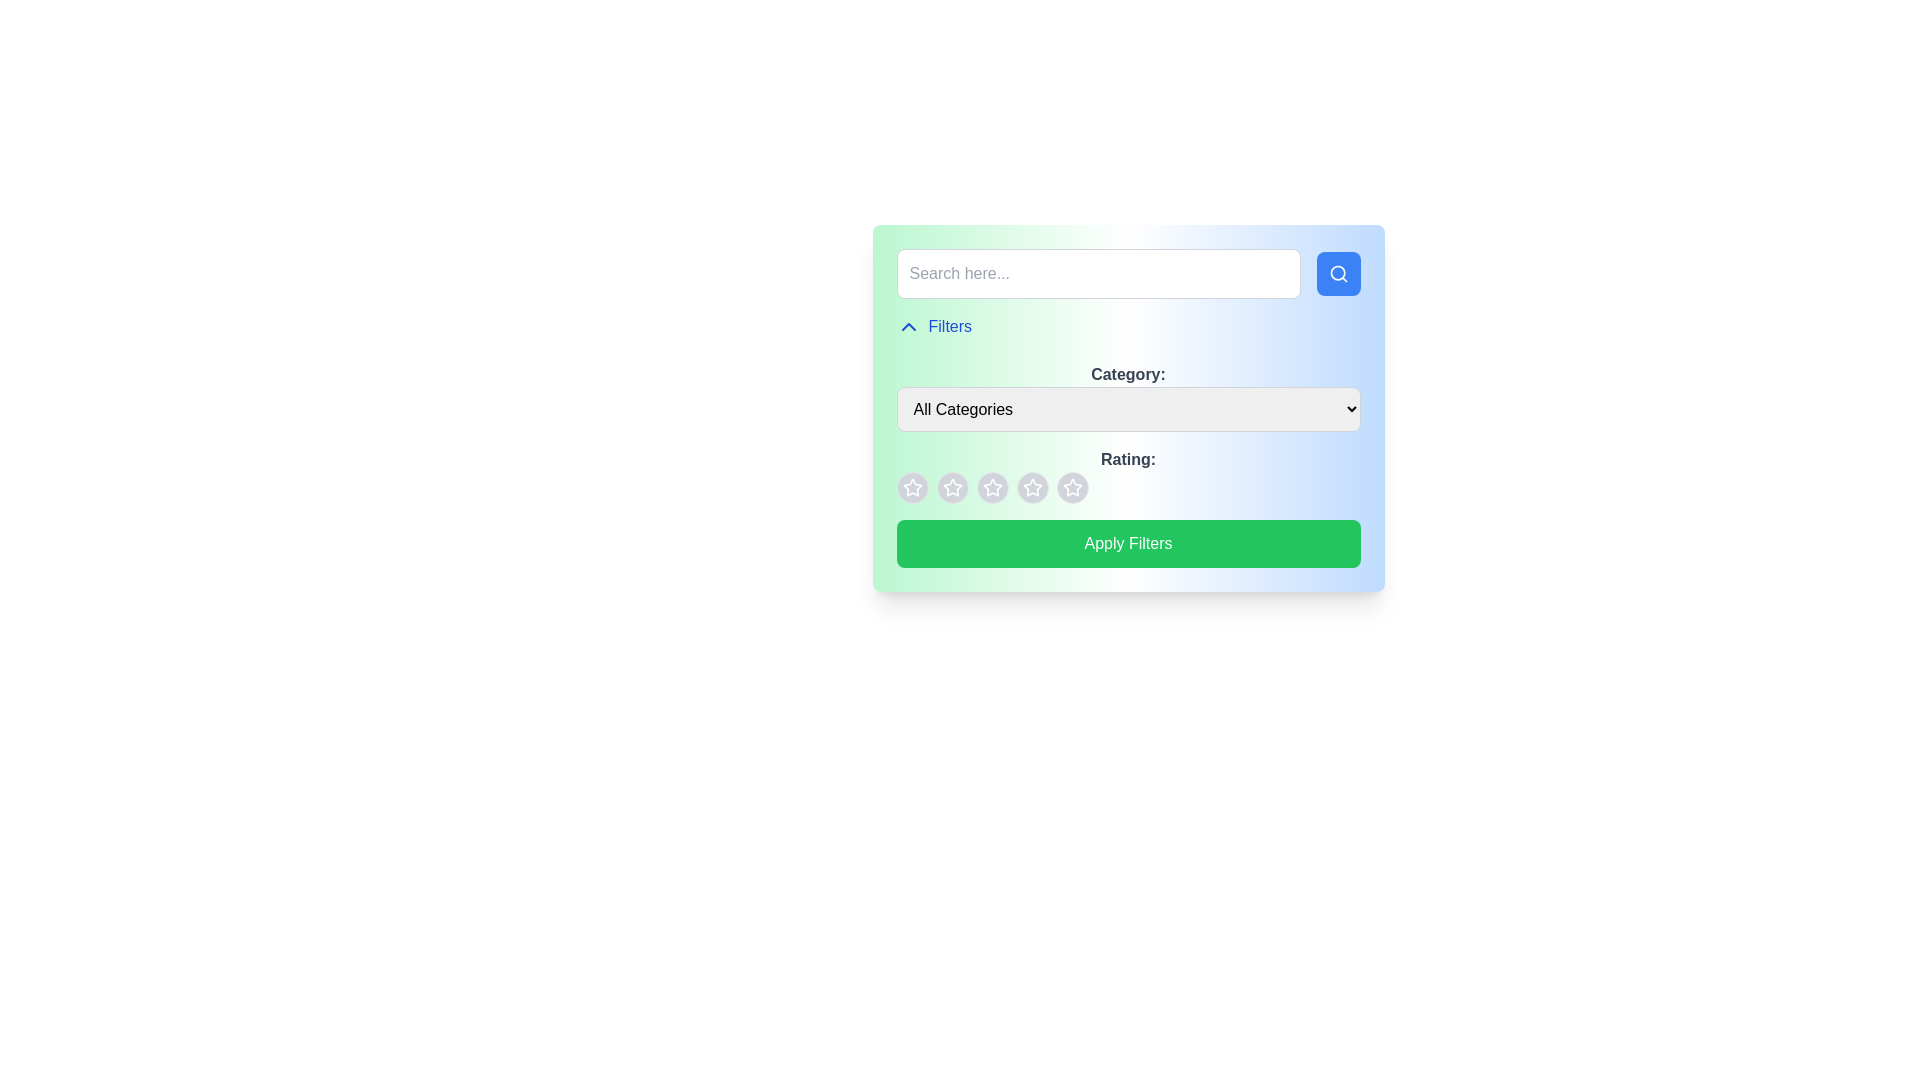  Describe the element at coordinates (1337, 273) in the screenshot. I see `the decorative circular element with a blue outline within the magnifying glass icon, located to the right of the search bar` at that location.